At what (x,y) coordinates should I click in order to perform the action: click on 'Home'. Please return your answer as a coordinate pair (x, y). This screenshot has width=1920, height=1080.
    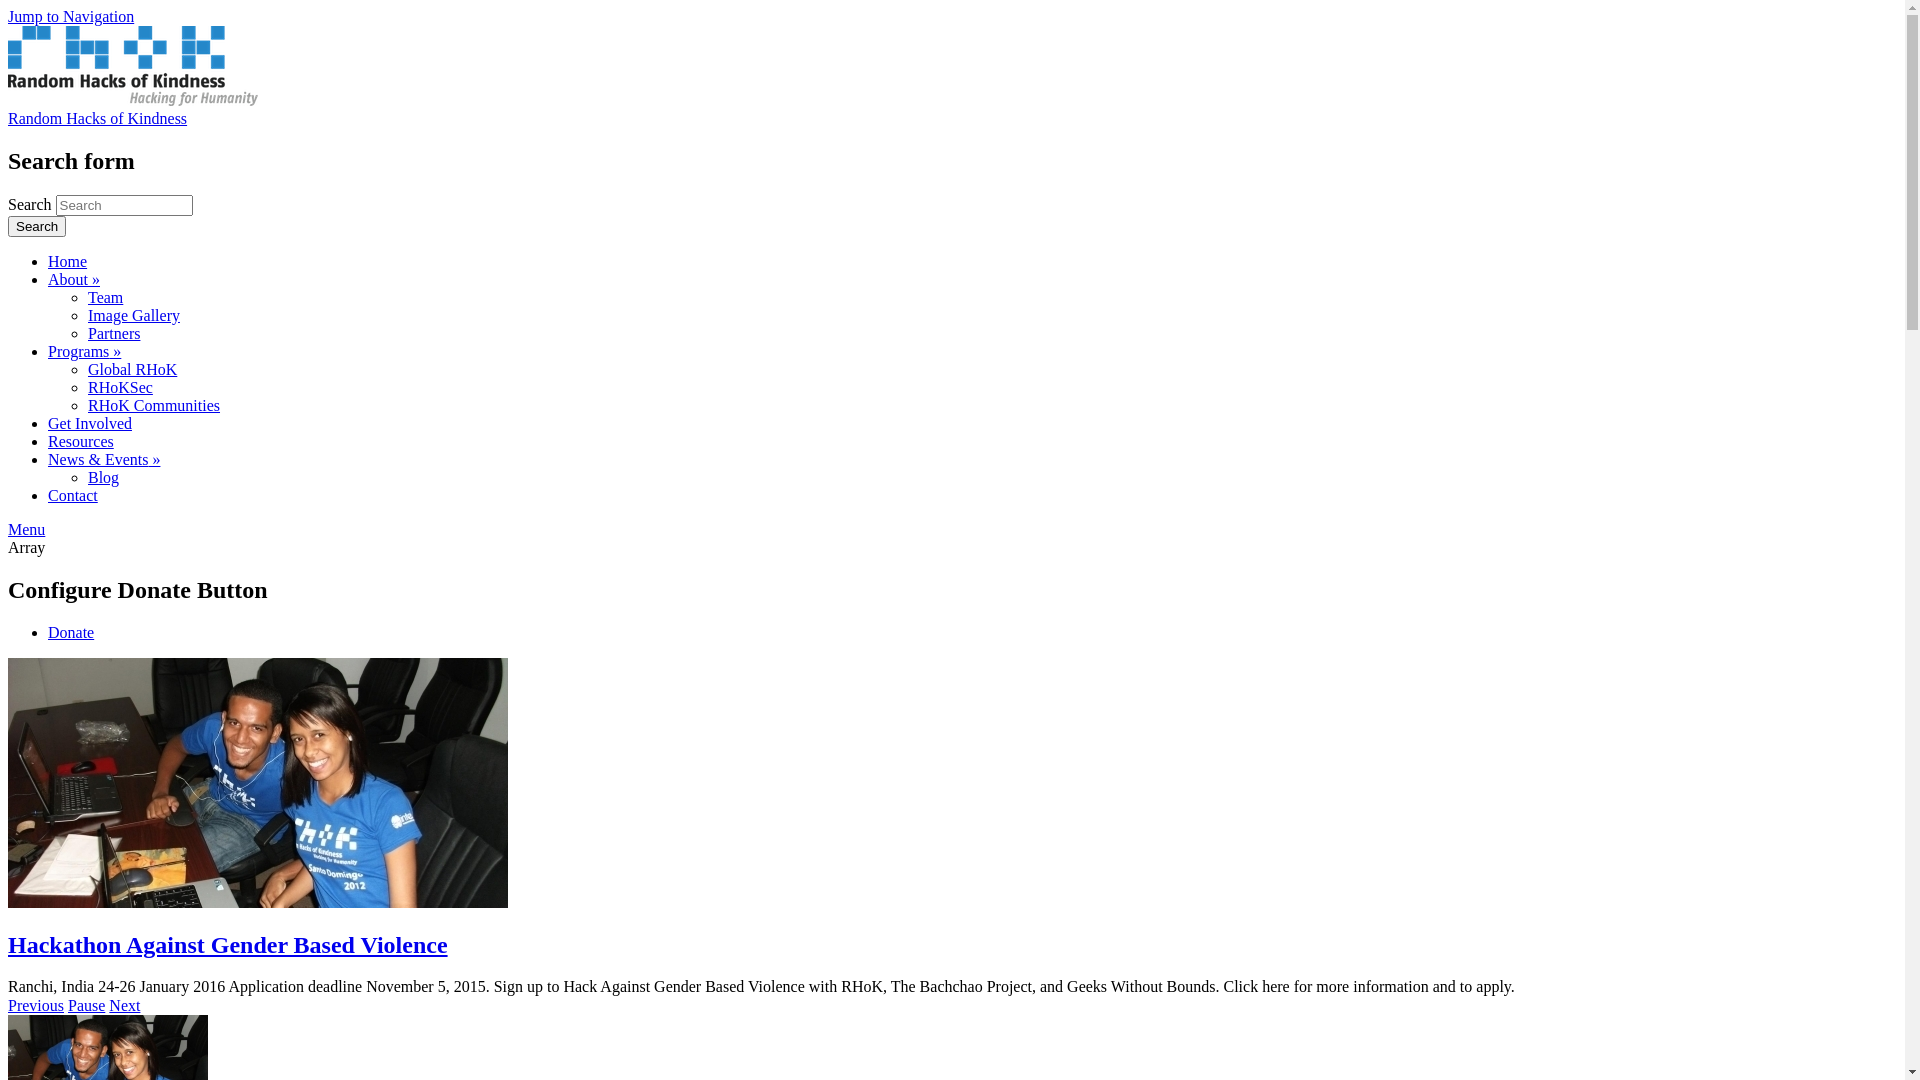
    Looking at the image, I should click on (132, 100).